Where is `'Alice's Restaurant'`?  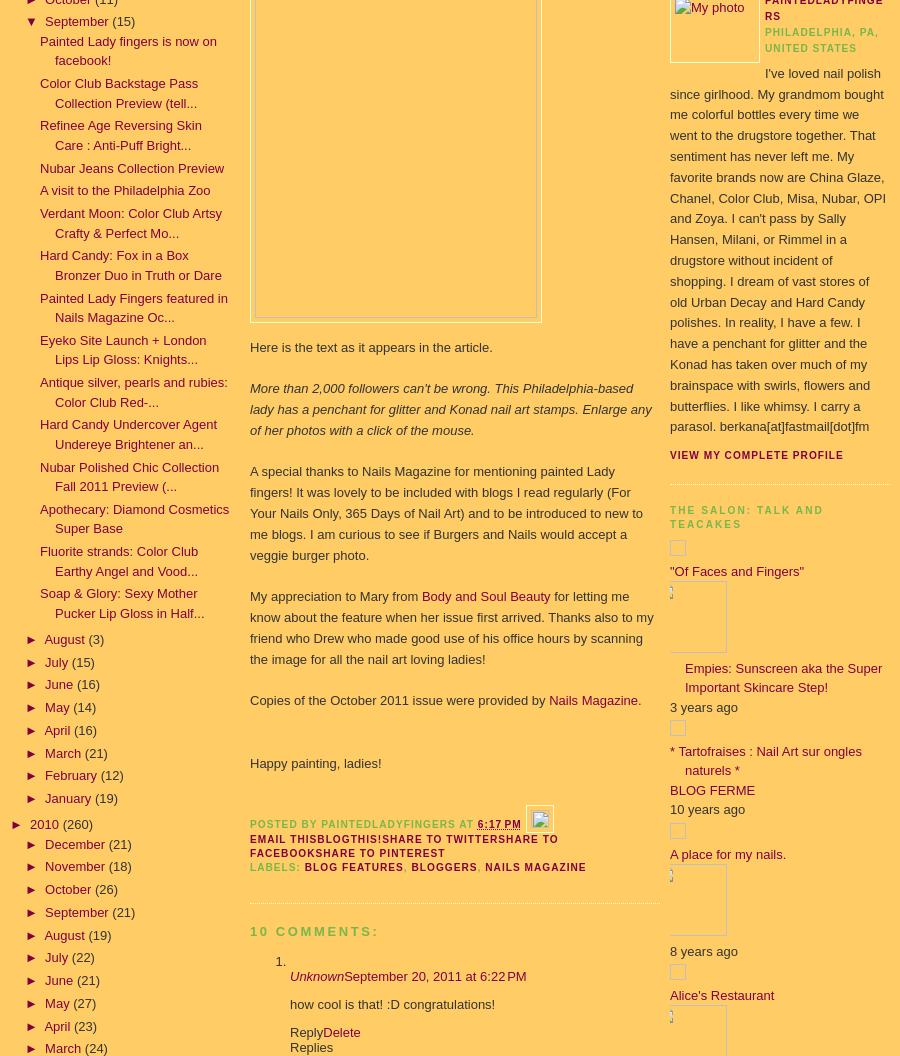
'Alice's Restaurant' is located at coordinates (669, 993).